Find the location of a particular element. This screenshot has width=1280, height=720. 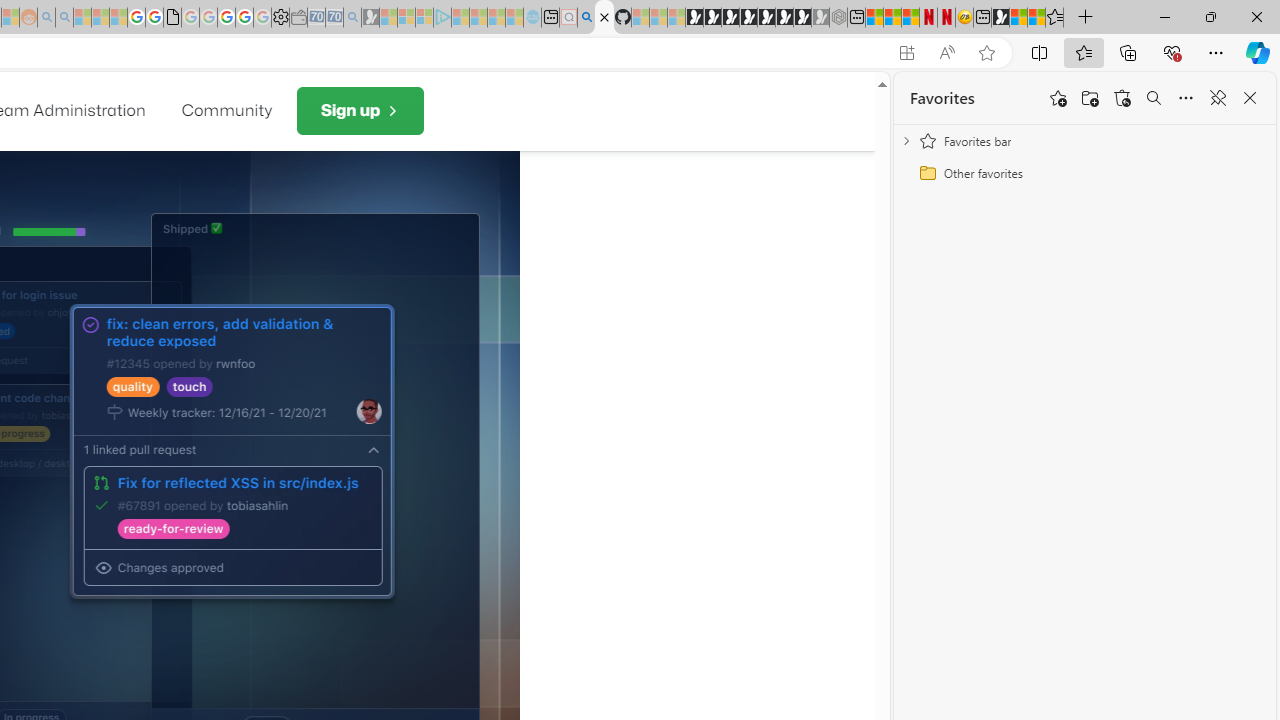

'Cheap Car Rentals - Save70.com - Sleeping' is located at coordinates (334, 17).